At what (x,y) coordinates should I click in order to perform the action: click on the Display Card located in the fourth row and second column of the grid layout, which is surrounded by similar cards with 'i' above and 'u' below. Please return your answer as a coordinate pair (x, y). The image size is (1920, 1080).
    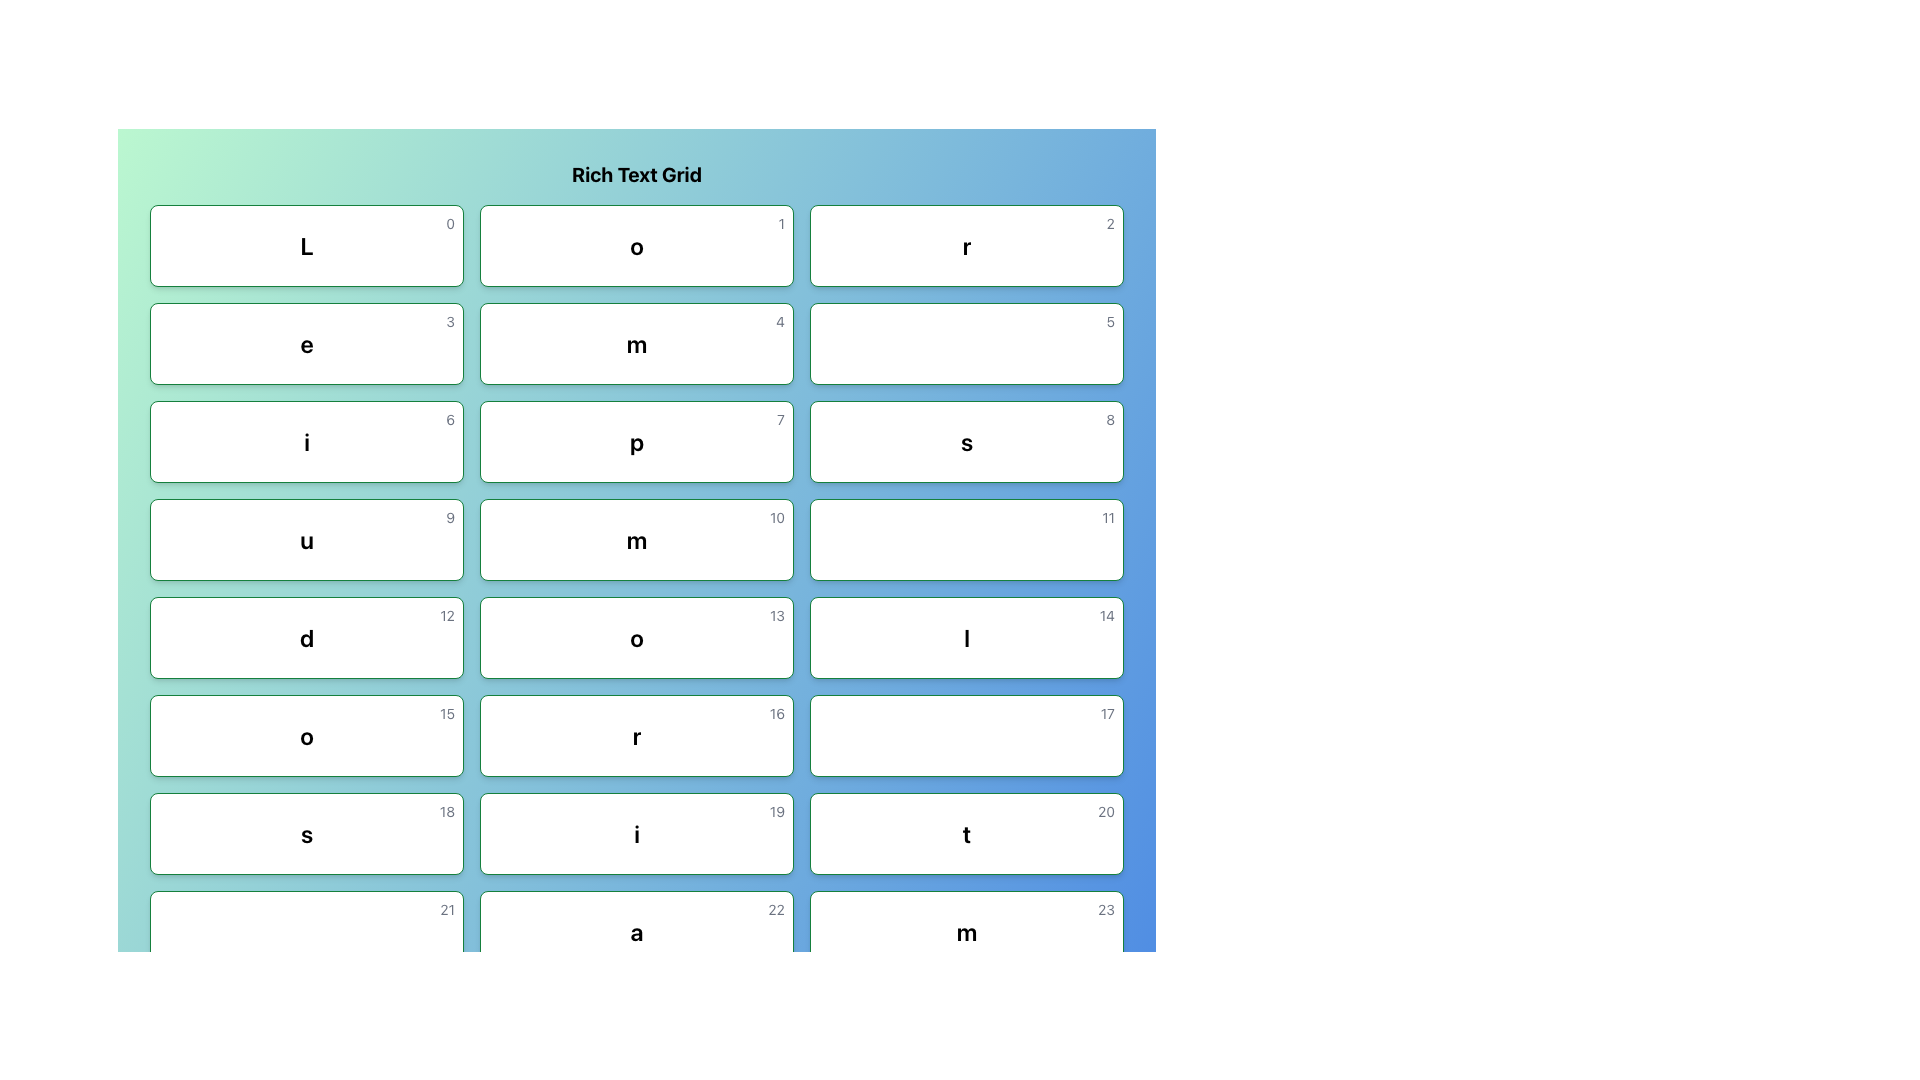
    Looking at the image, I should click on (636, 441).